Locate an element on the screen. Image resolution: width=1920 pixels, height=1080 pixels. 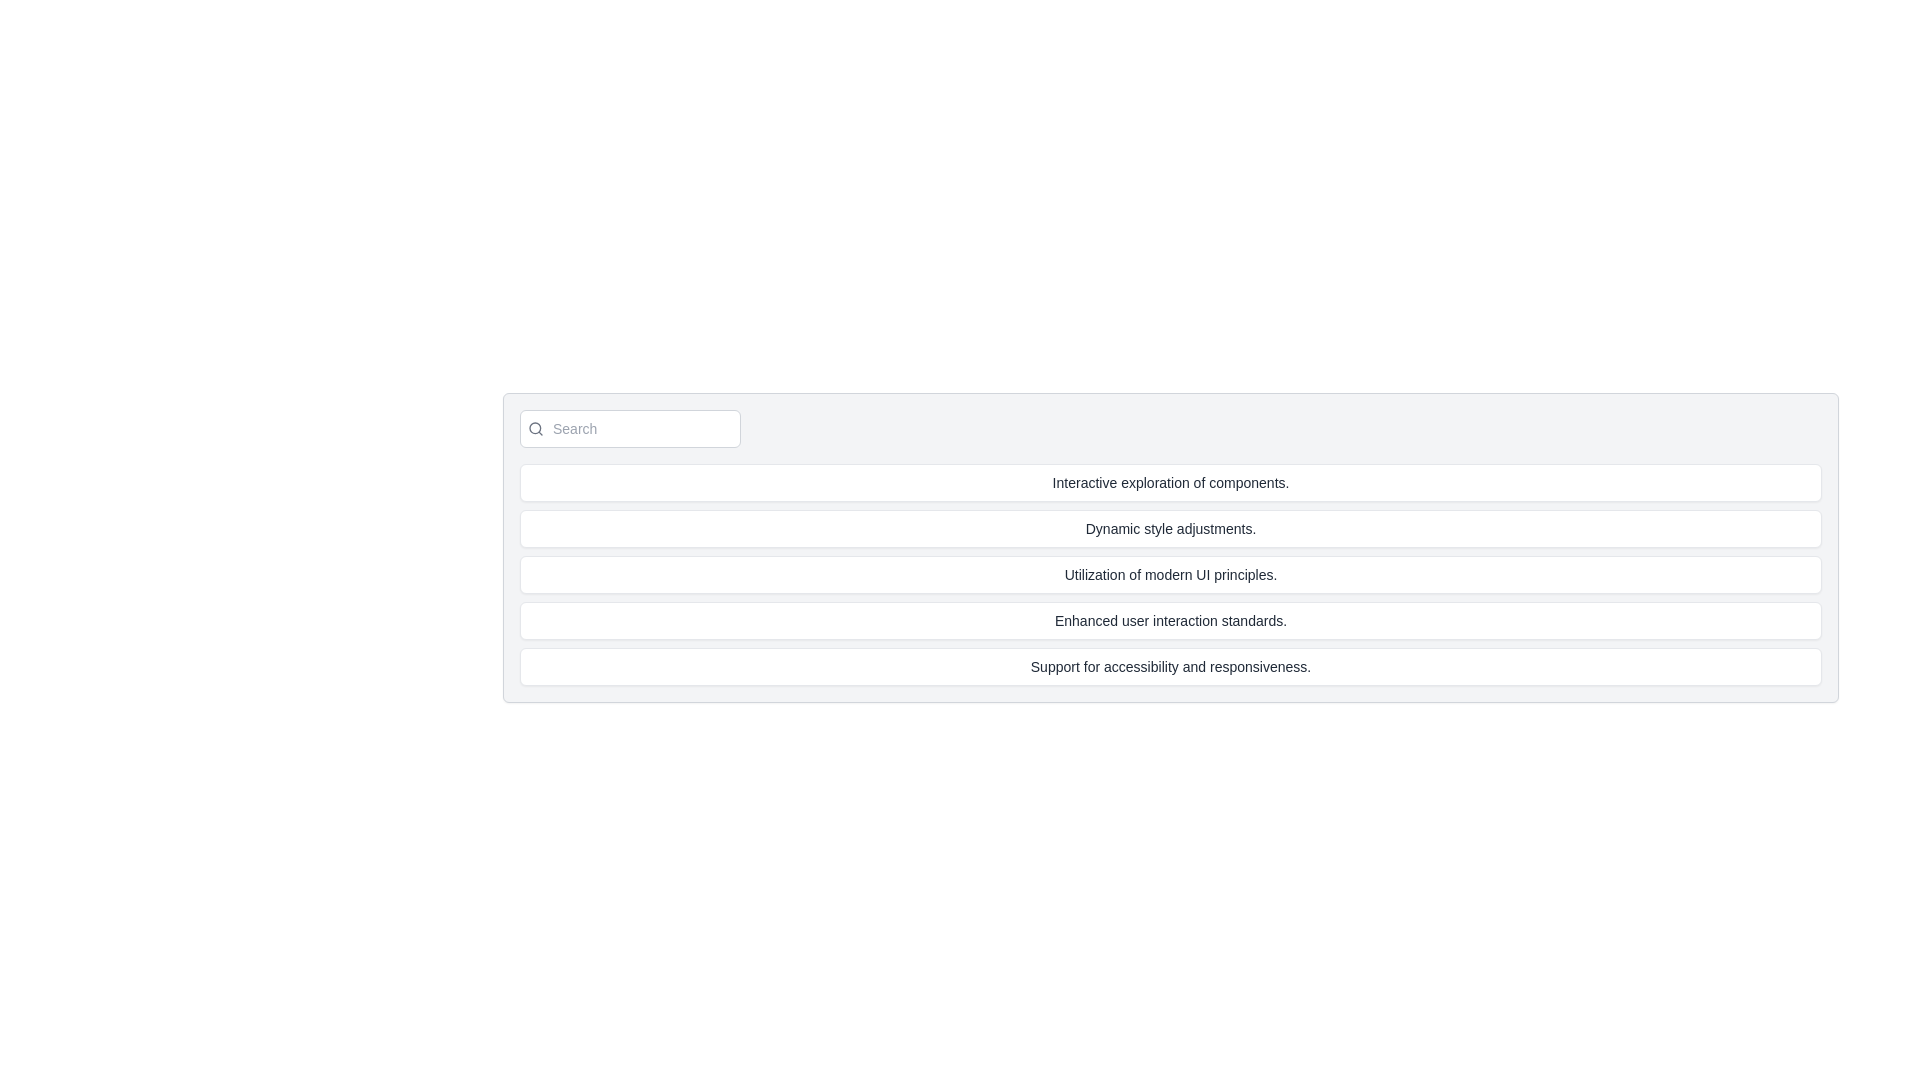
the static text character 'o', which is the second character in the word 'of' within the text 'Interactive exploration of components.' is located at coordinates (1197, 482).